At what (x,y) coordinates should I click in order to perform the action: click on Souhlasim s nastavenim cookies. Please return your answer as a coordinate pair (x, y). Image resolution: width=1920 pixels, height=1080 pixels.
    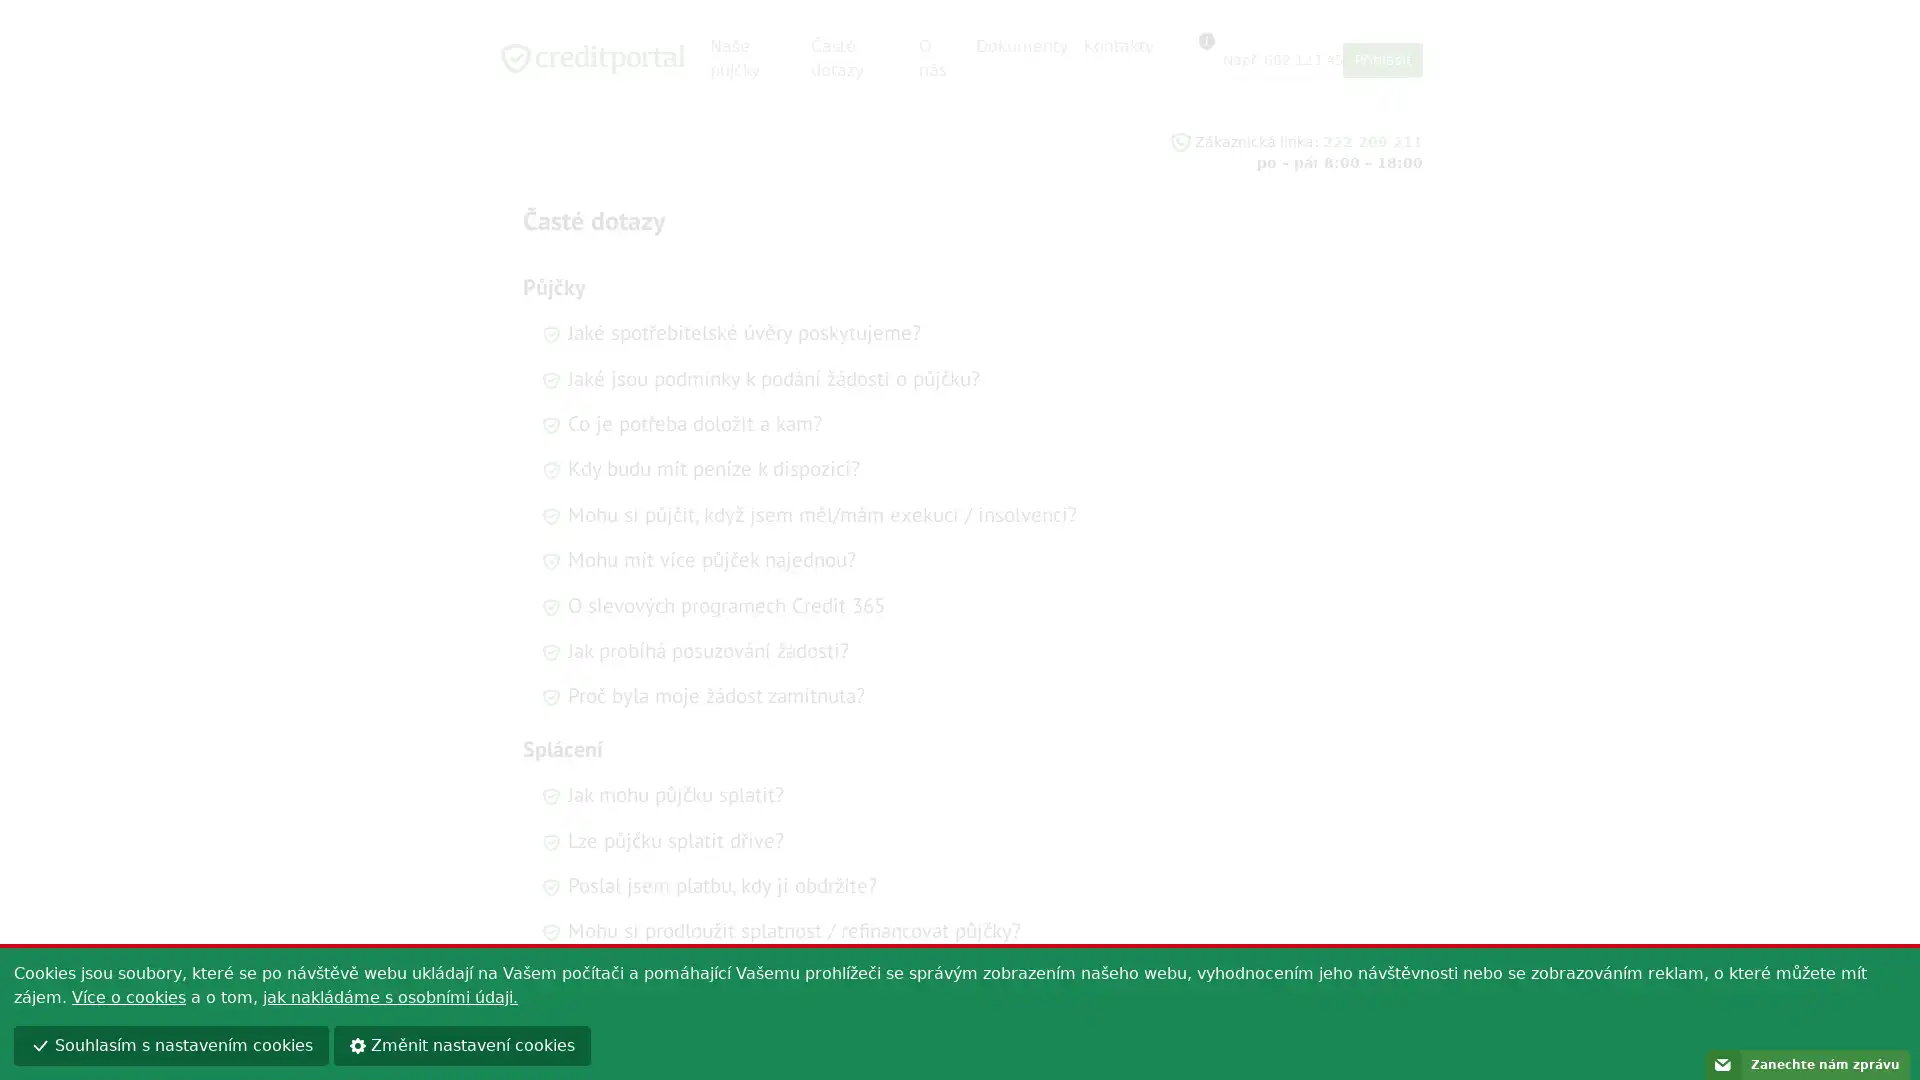
    Looking at the image, I should click on (171, 1044).